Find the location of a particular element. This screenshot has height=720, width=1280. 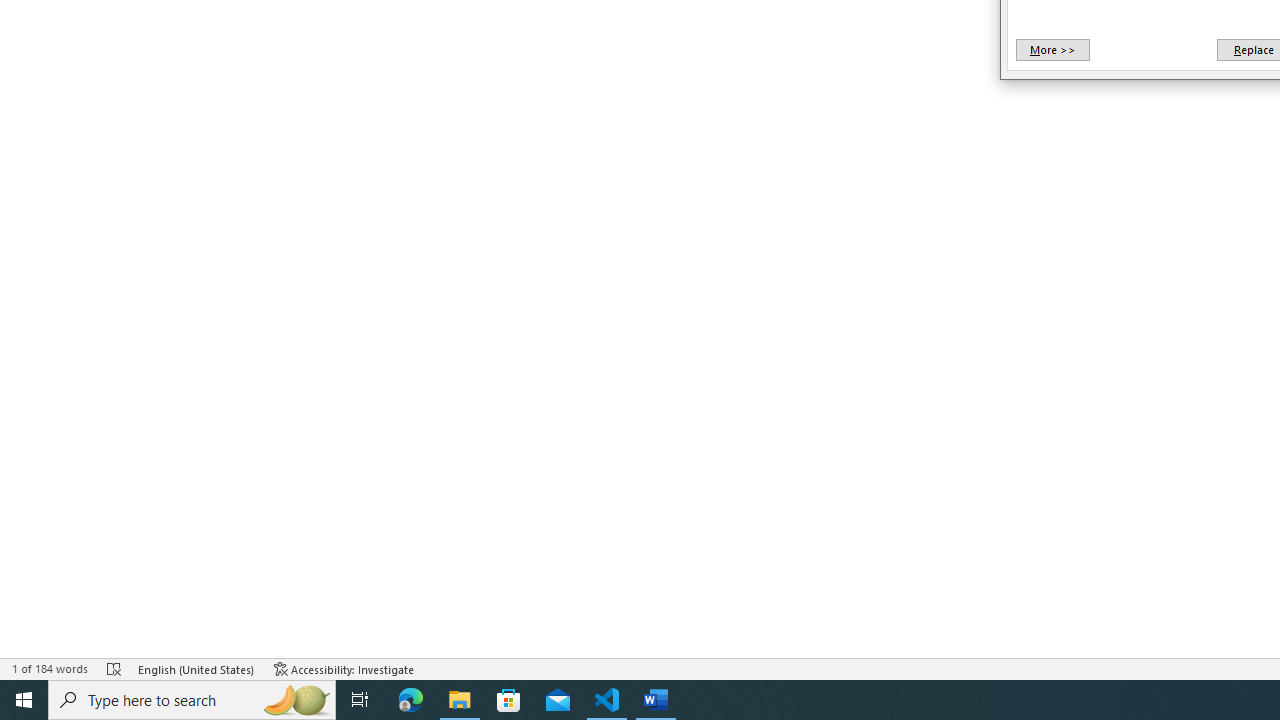

'Microsoft Edge' is located at coordinates (410, 698).